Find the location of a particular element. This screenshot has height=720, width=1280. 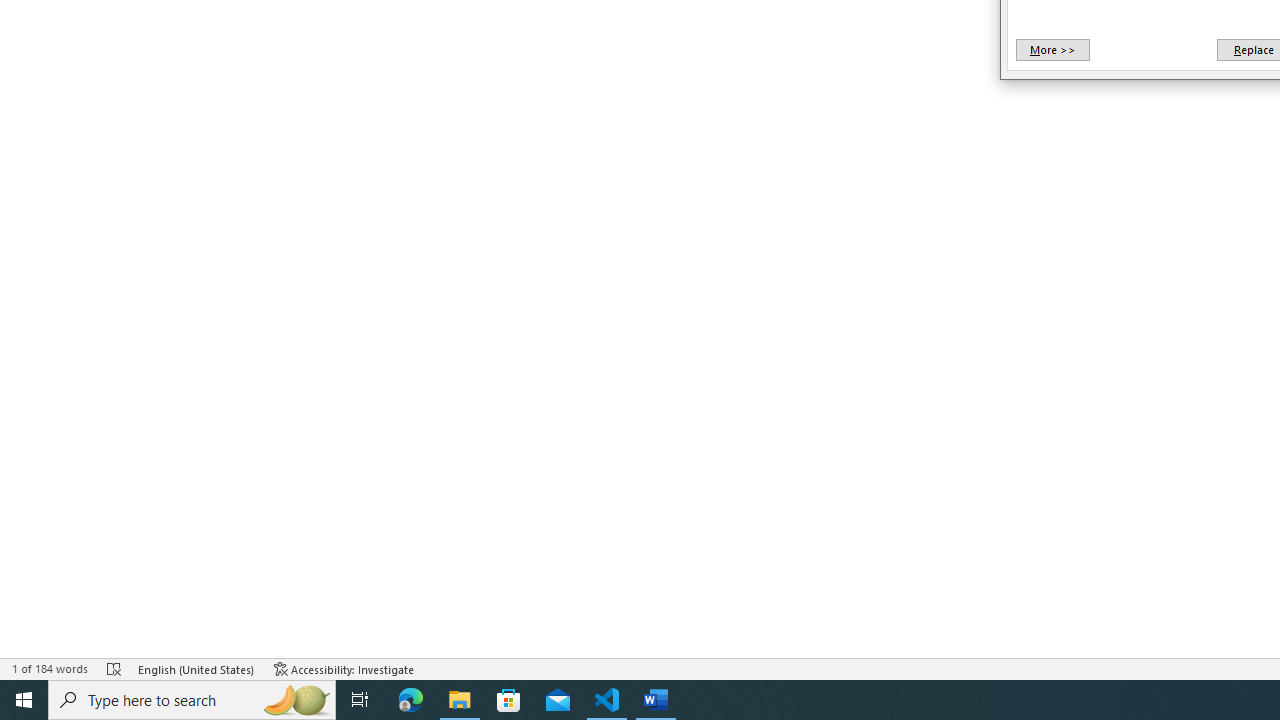

'Microsoft Edge' is located at coordinates (410, 698).